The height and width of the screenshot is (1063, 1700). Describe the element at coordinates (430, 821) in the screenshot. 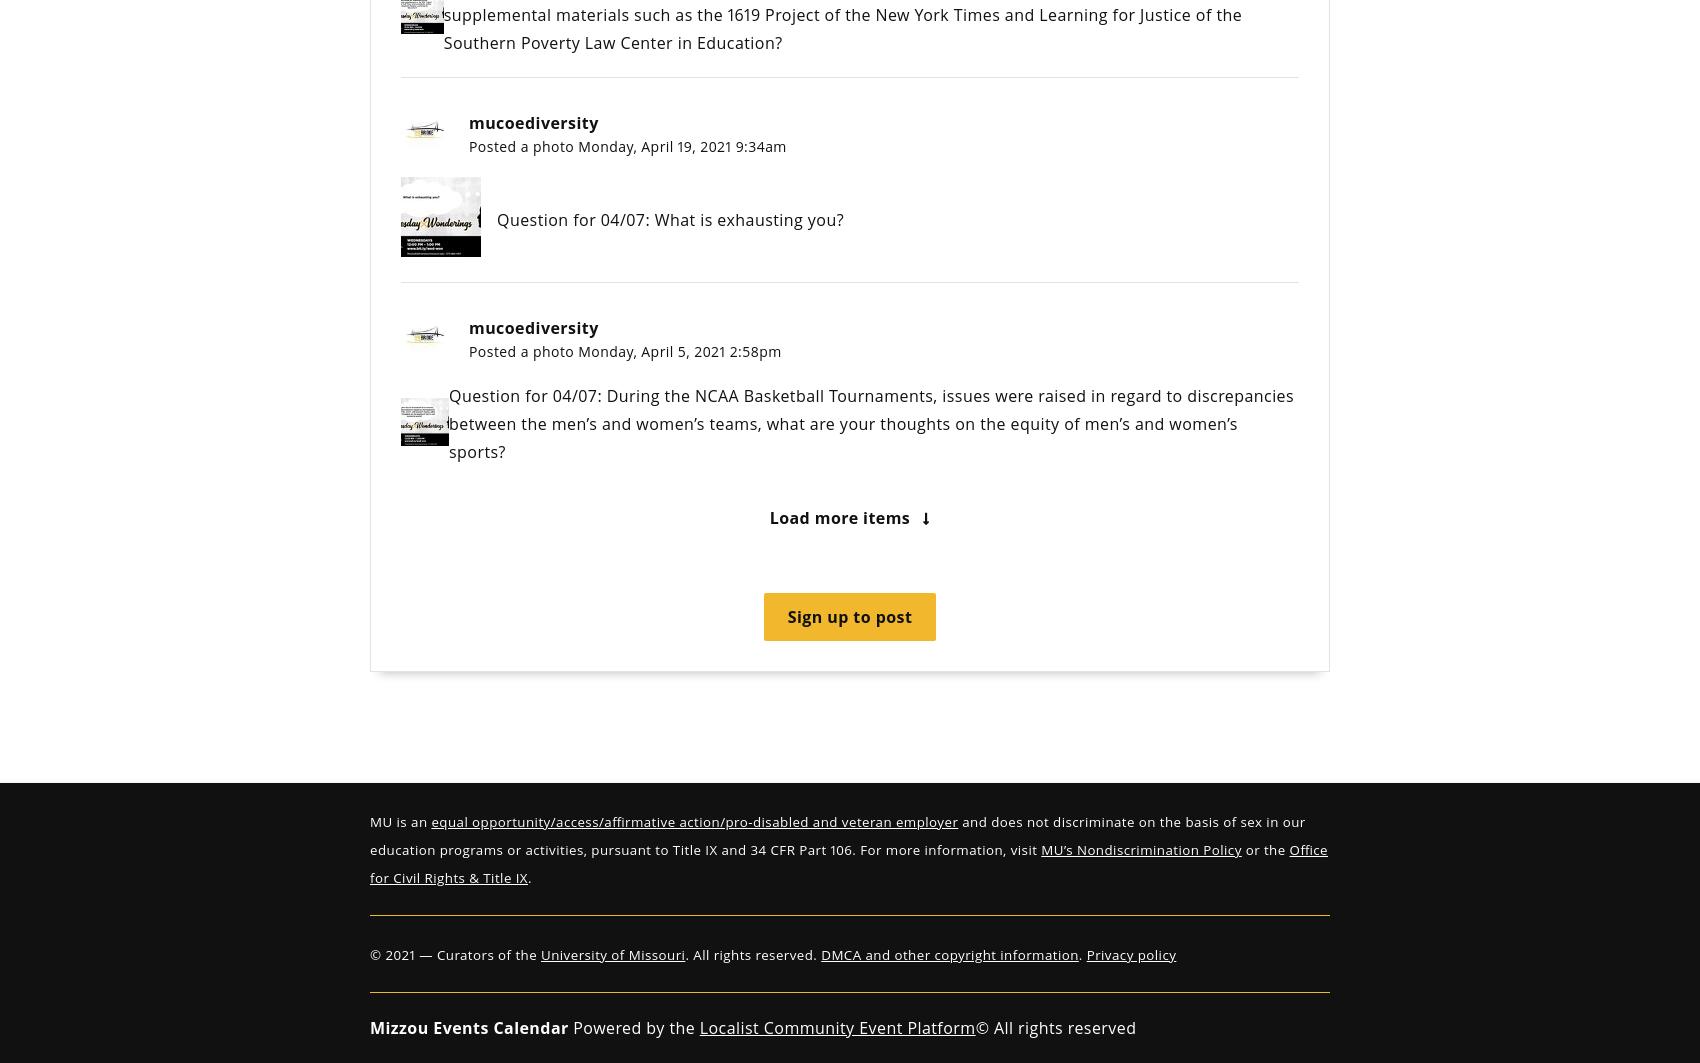

I see `'equal opportunity/access/affirmative action/pro-disabled and veteran employer'` at that location.